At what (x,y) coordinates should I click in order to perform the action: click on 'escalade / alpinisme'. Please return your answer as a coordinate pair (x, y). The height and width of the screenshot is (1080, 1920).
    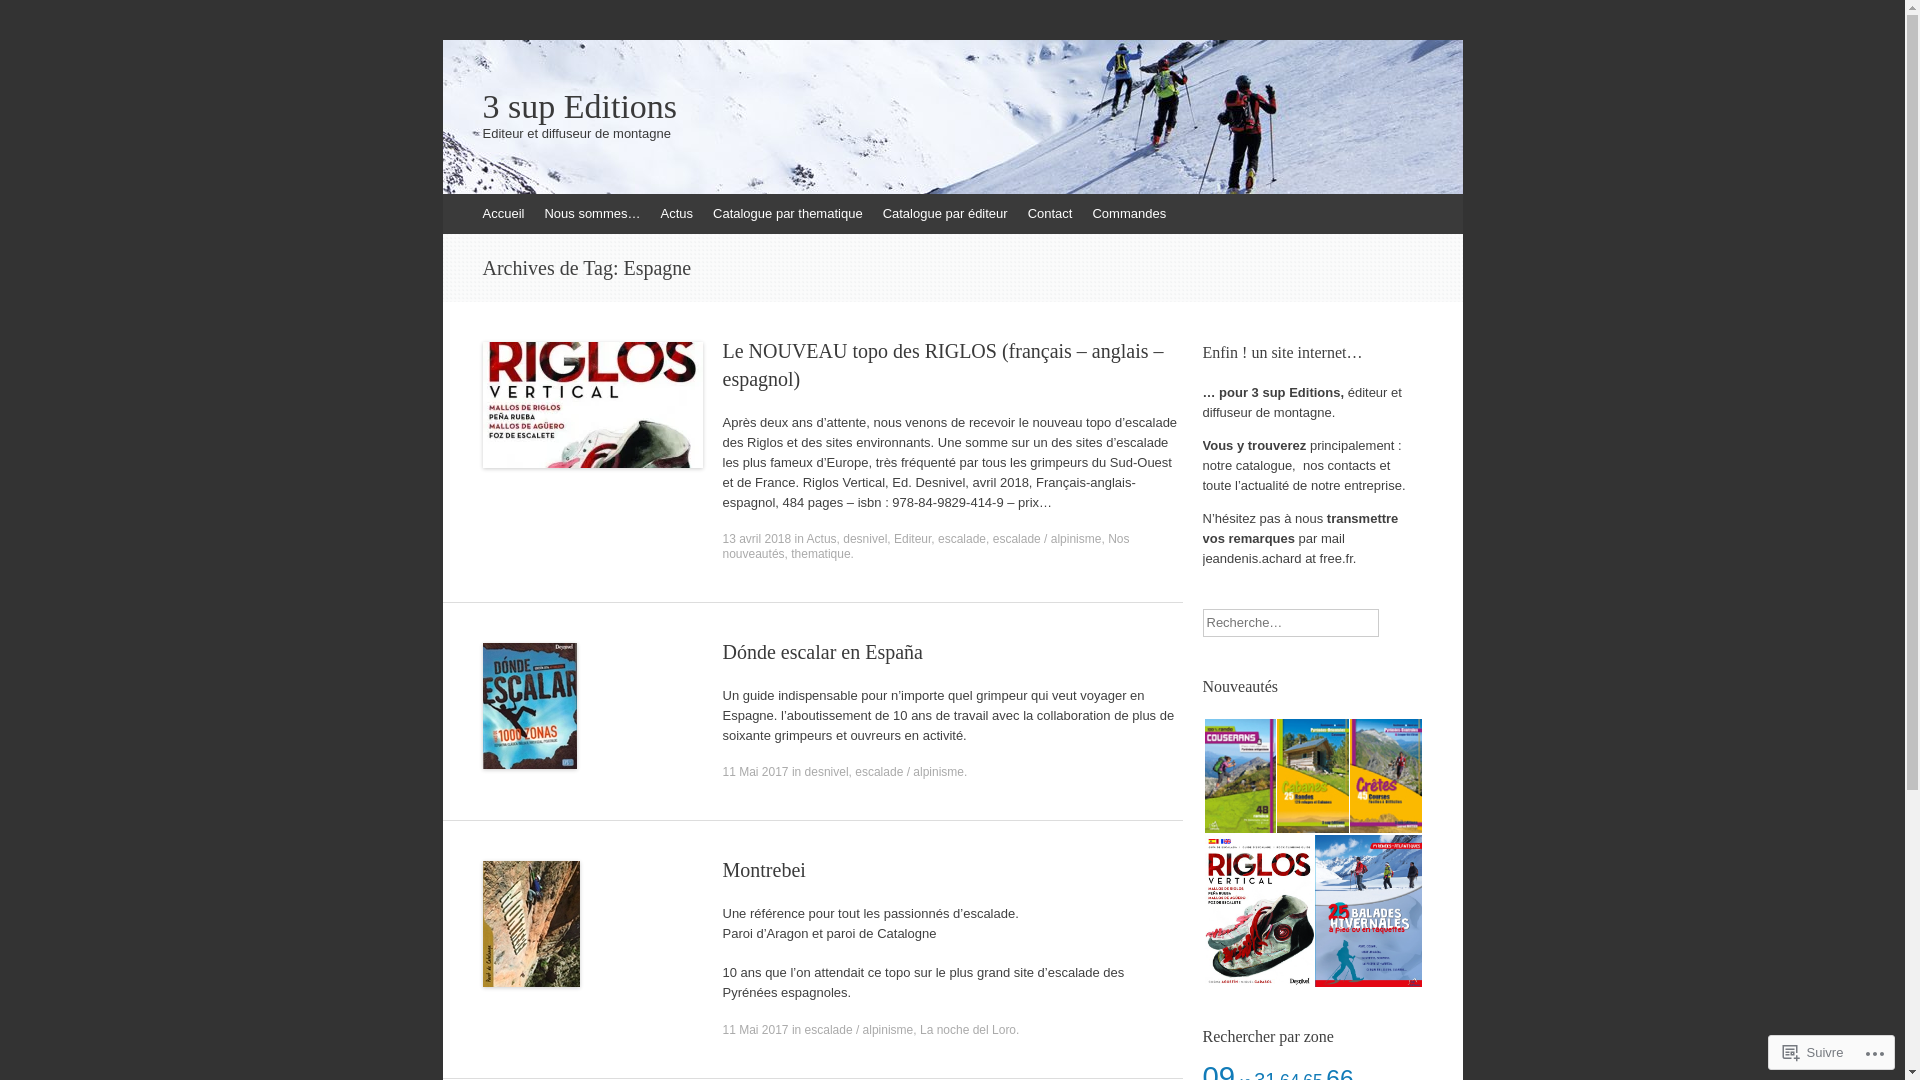
    Looking at the image, I should click on (908, 770).